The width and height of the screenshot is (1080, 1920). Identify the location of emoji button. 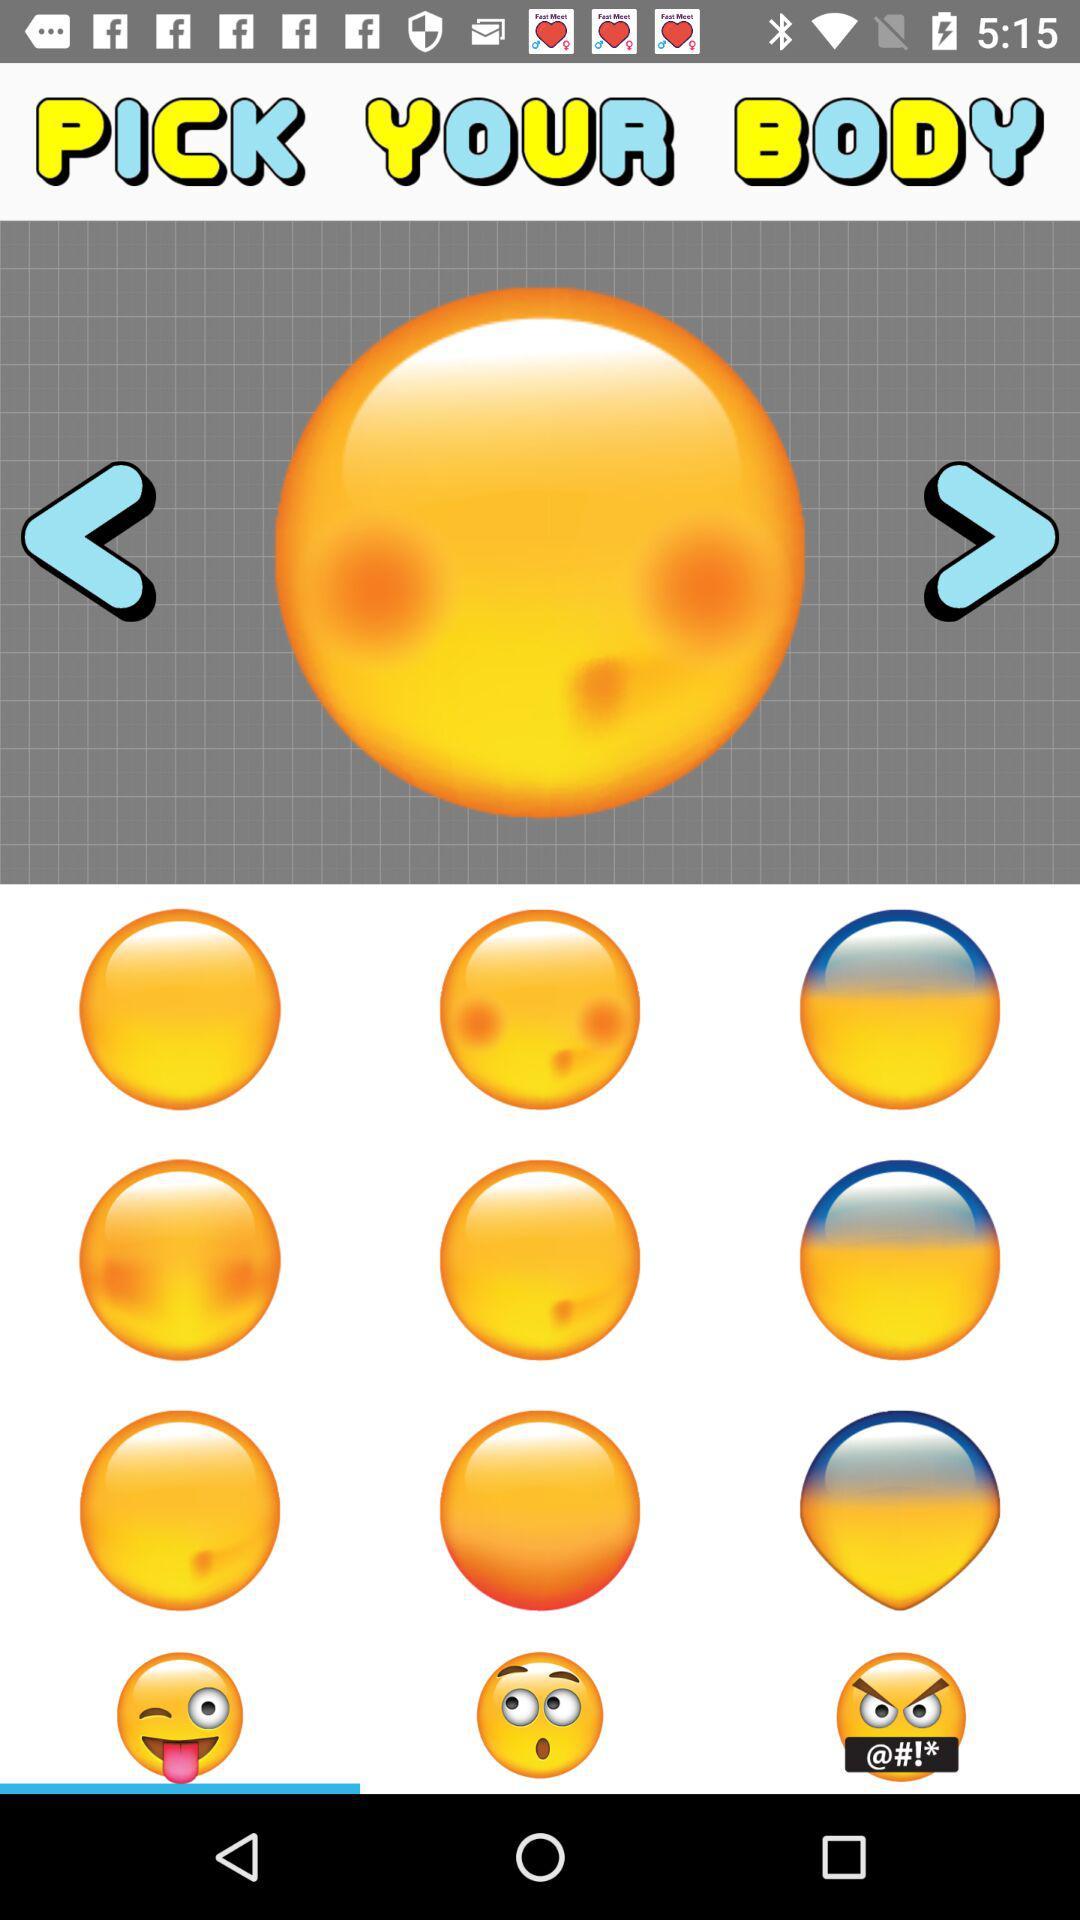
(540, 1258).